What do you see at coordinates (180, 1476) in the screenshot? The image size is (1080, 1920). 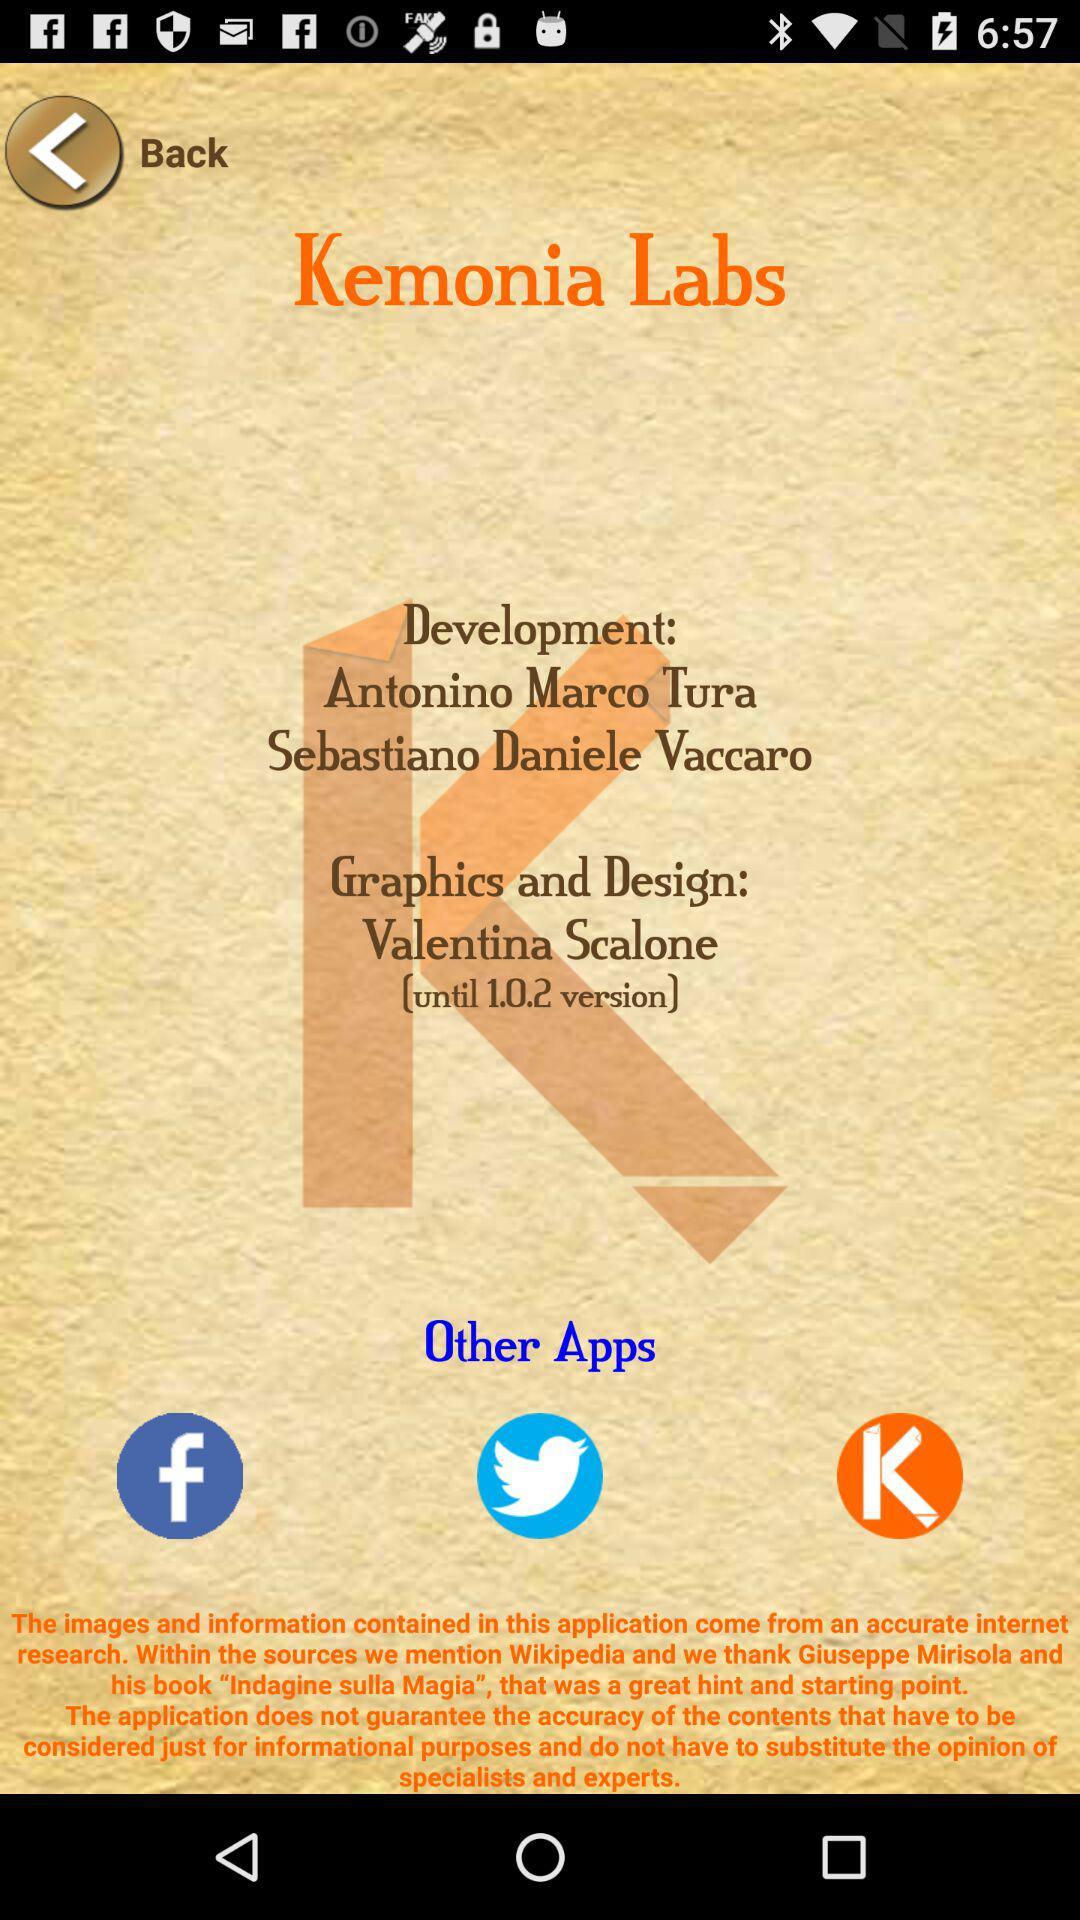 I see `open facebook` at bounding box center [180, 1476].